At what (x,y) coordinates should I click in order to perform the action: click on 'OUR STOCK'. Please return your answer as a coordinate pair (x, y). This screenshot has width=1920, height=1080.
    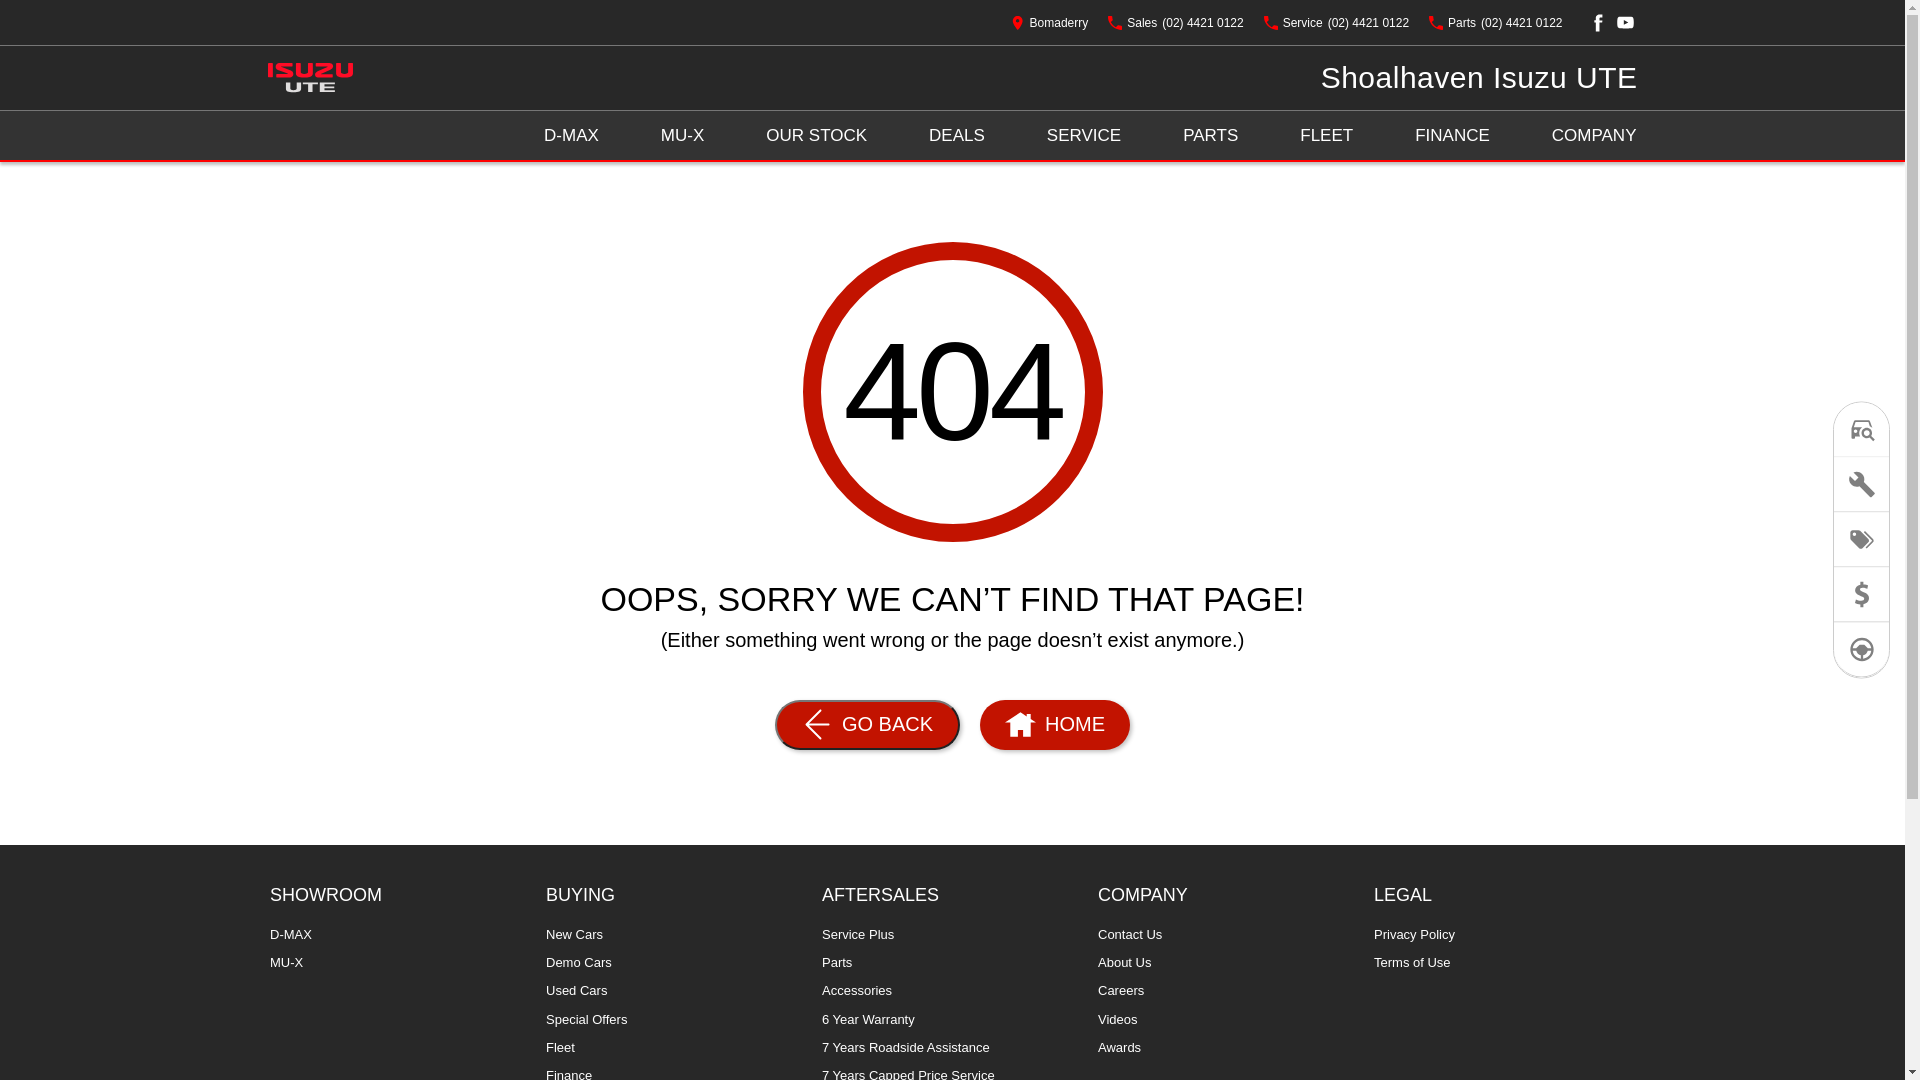
    Looking at the image, I should click on (816, 135).